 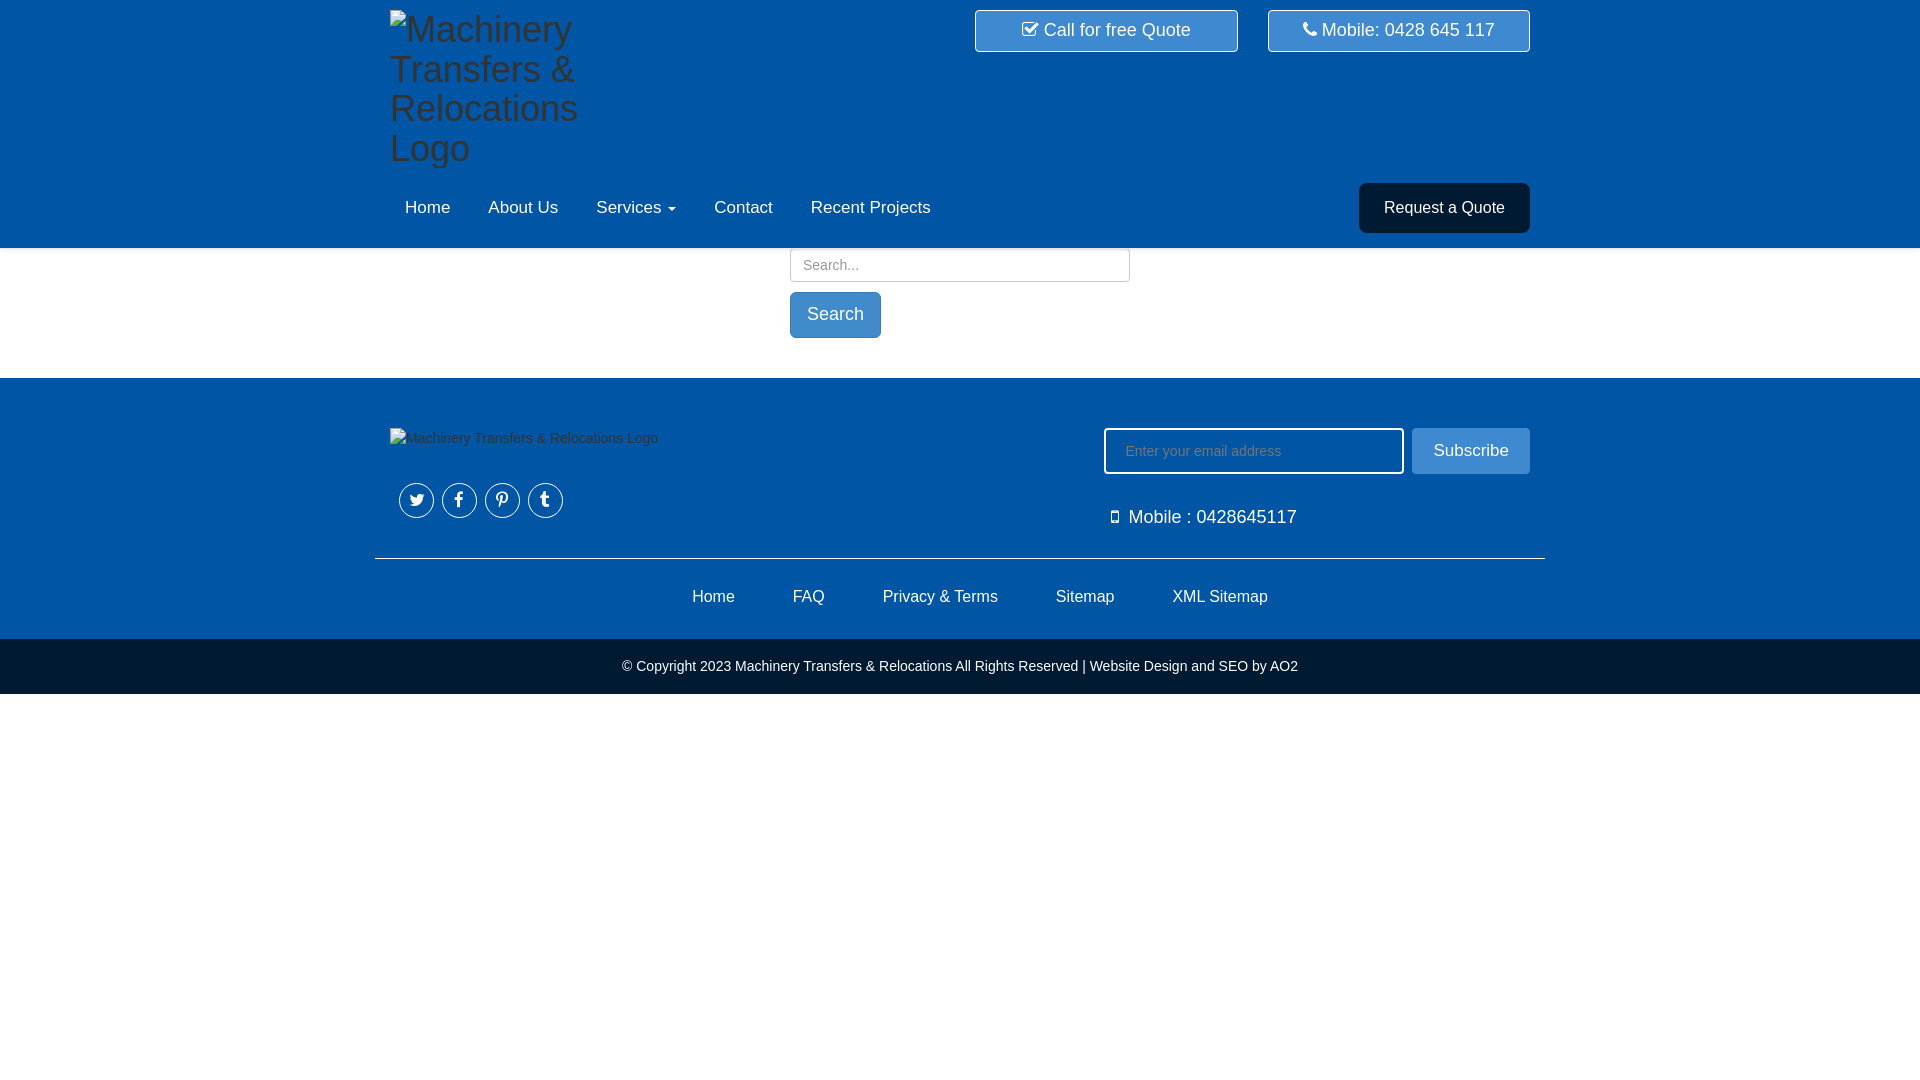 What do you see at coordinates (635, 208) in the screenshot?
I see `'Services'` at bounding box center [635, 208].